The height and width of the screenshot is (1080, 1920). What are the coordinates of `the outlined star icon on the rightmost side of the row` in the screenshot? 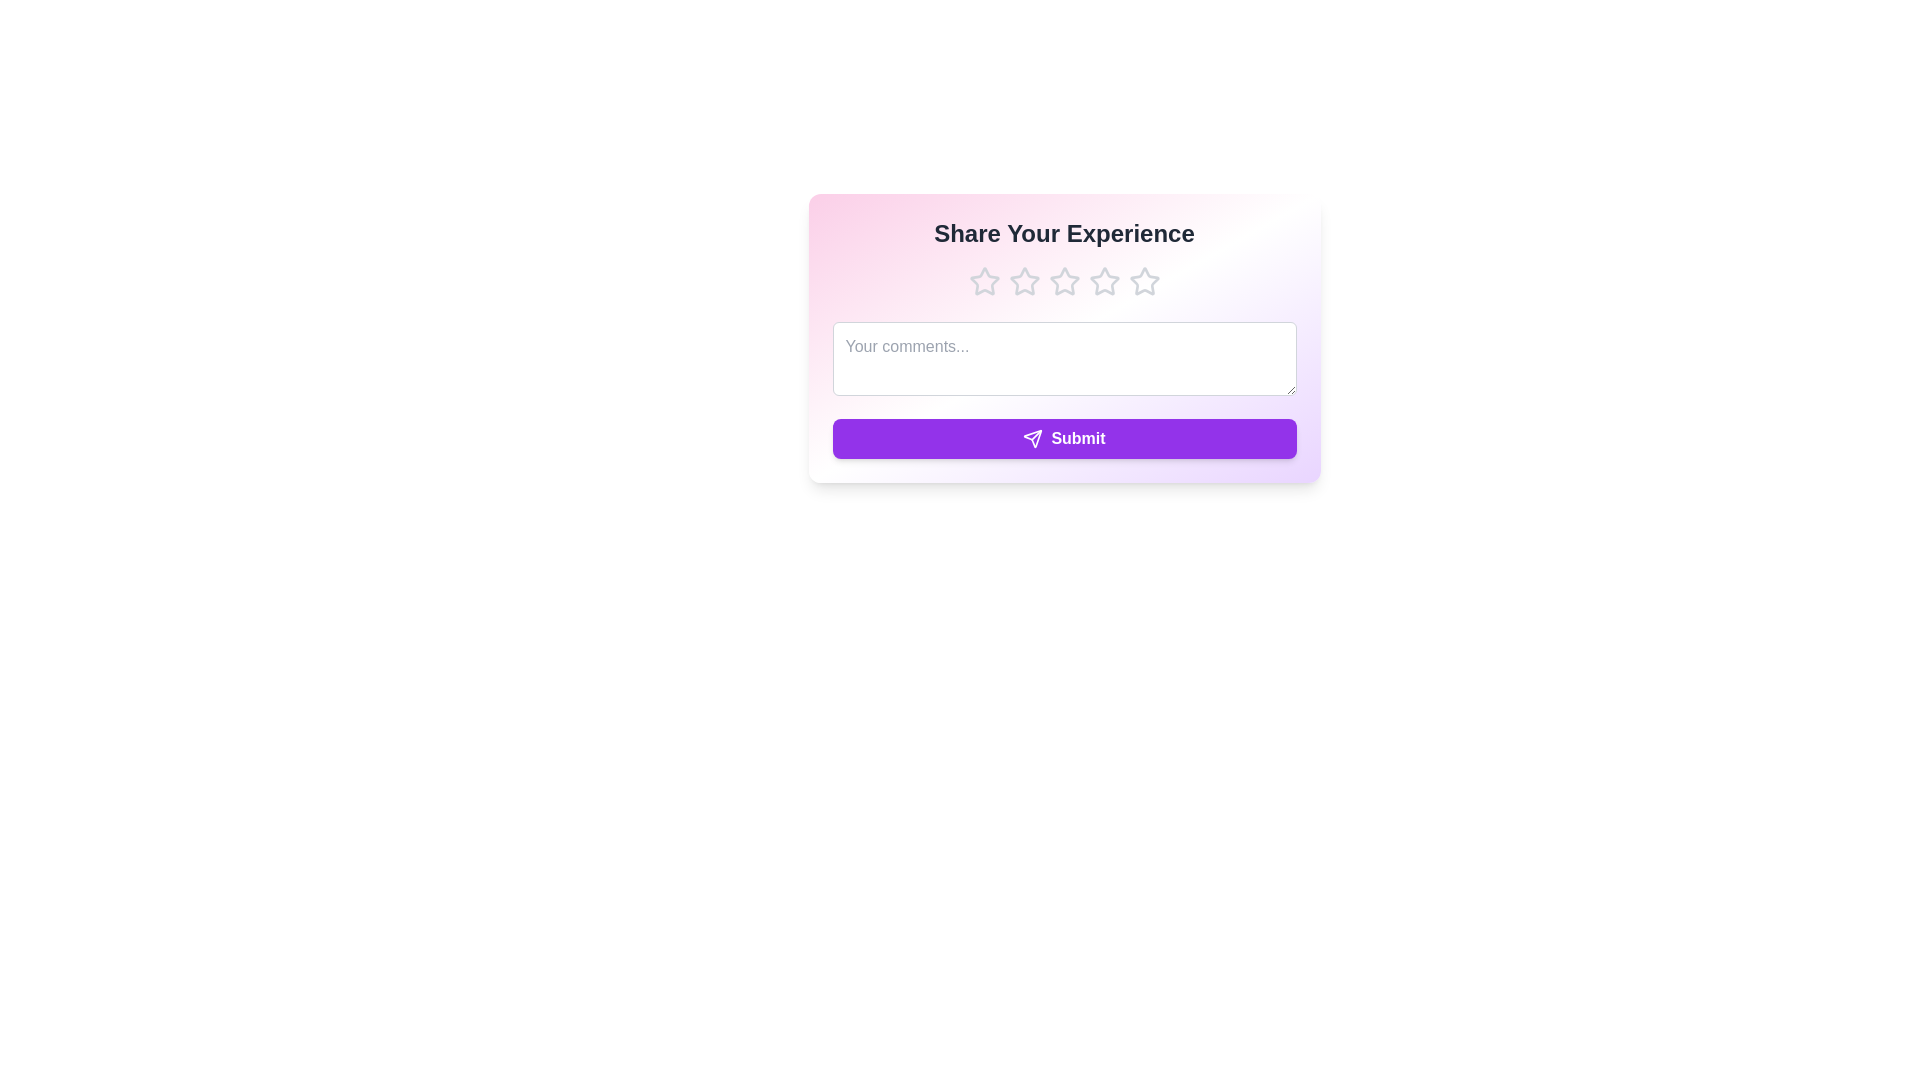 It's located at (1144, 281).